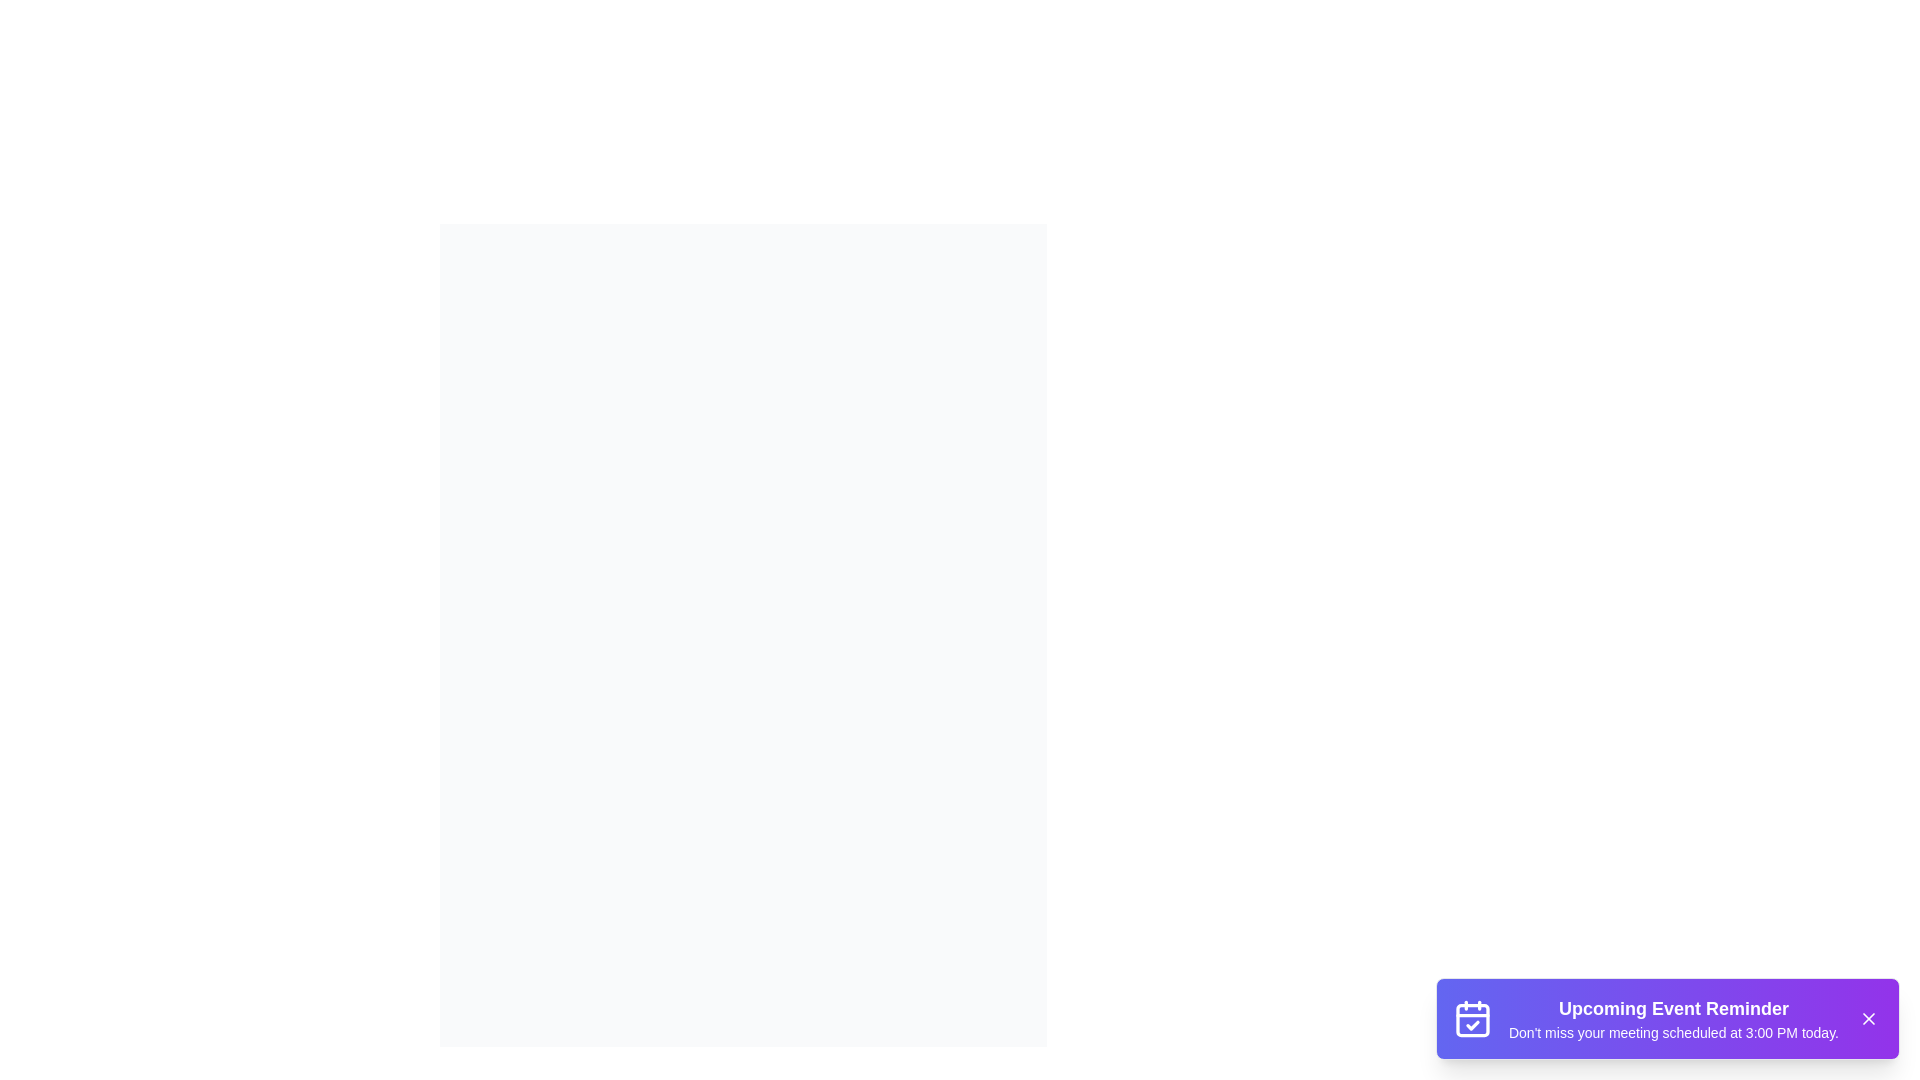  What do you see at coordinates (1867, 1018) in the screenshot?
I see `the close button to dismiss the notification` at bounding box center [1867, 1018].